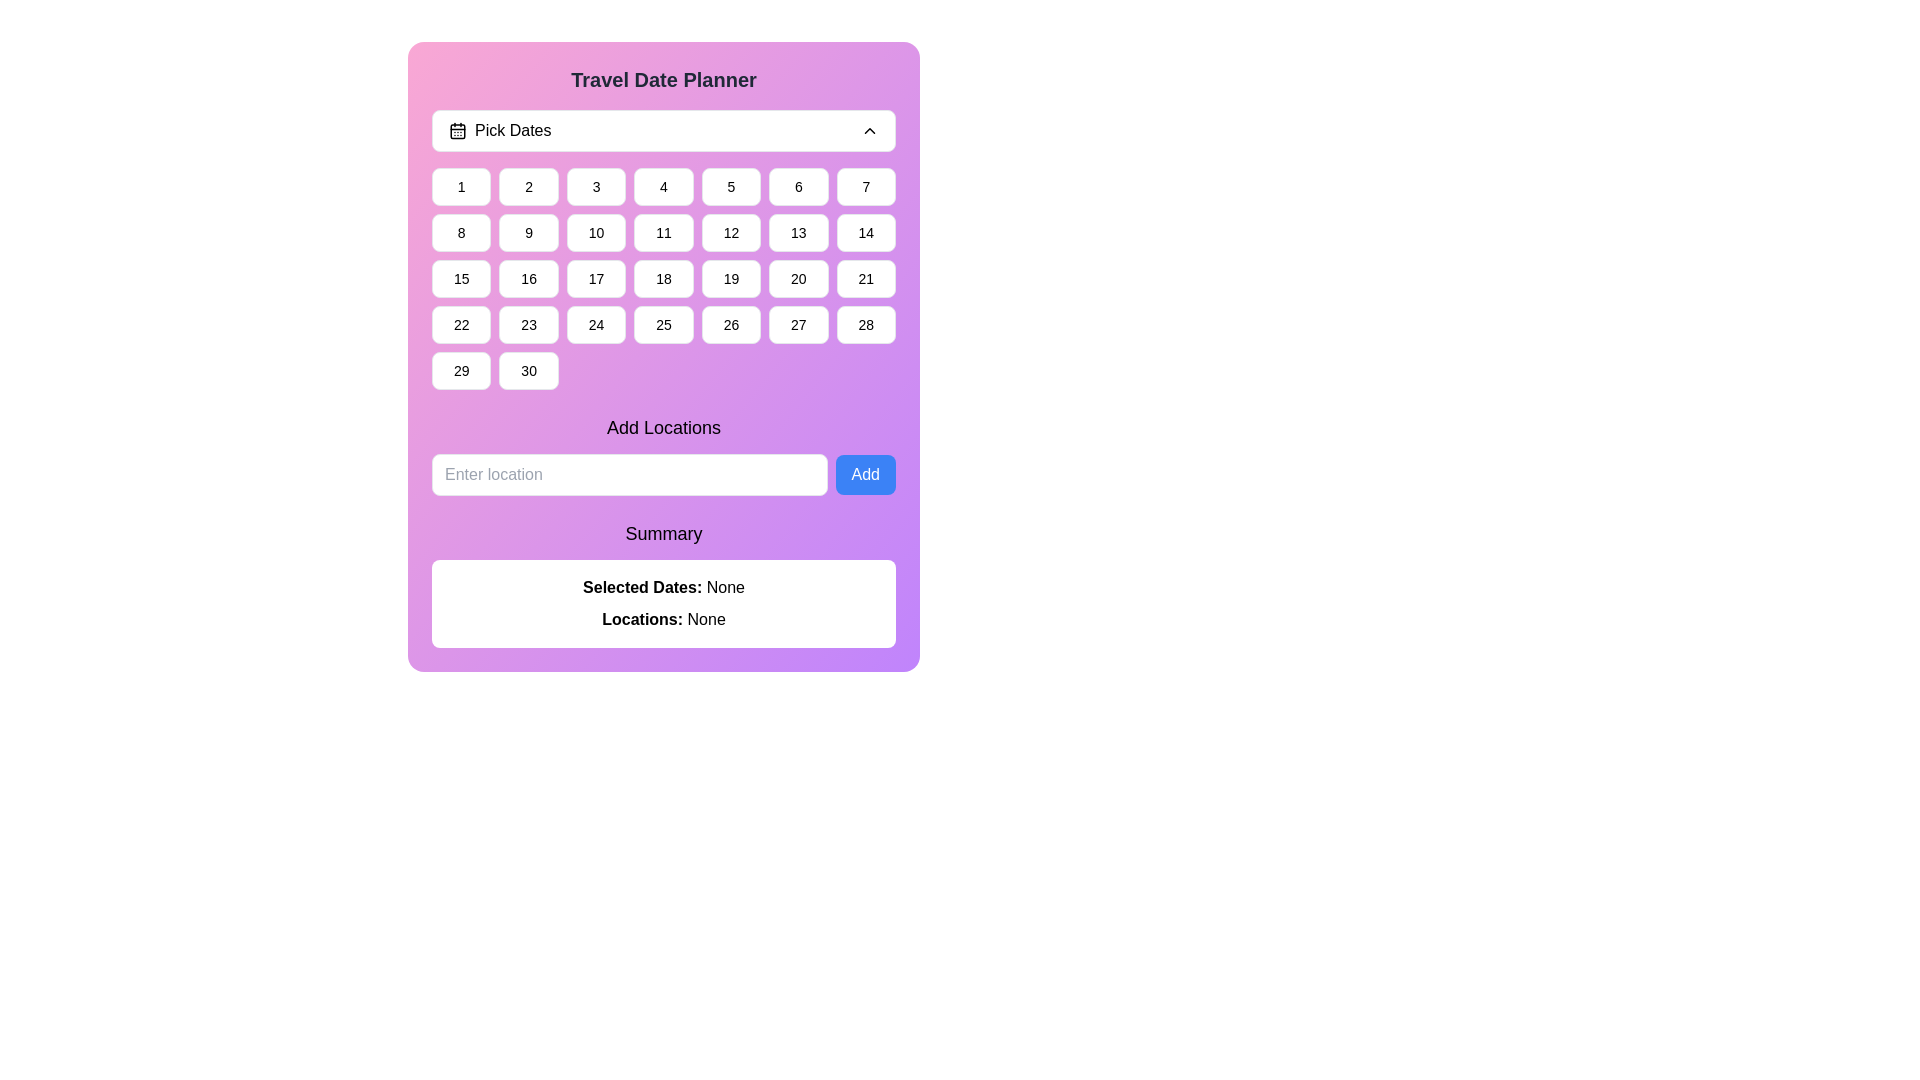 Image resolution: width=1920 pixels, height=1080 pixels. Describe the element at coordinates (797, 186) in the screenshot. I see `the sixth button in the calendar interface` at that location.